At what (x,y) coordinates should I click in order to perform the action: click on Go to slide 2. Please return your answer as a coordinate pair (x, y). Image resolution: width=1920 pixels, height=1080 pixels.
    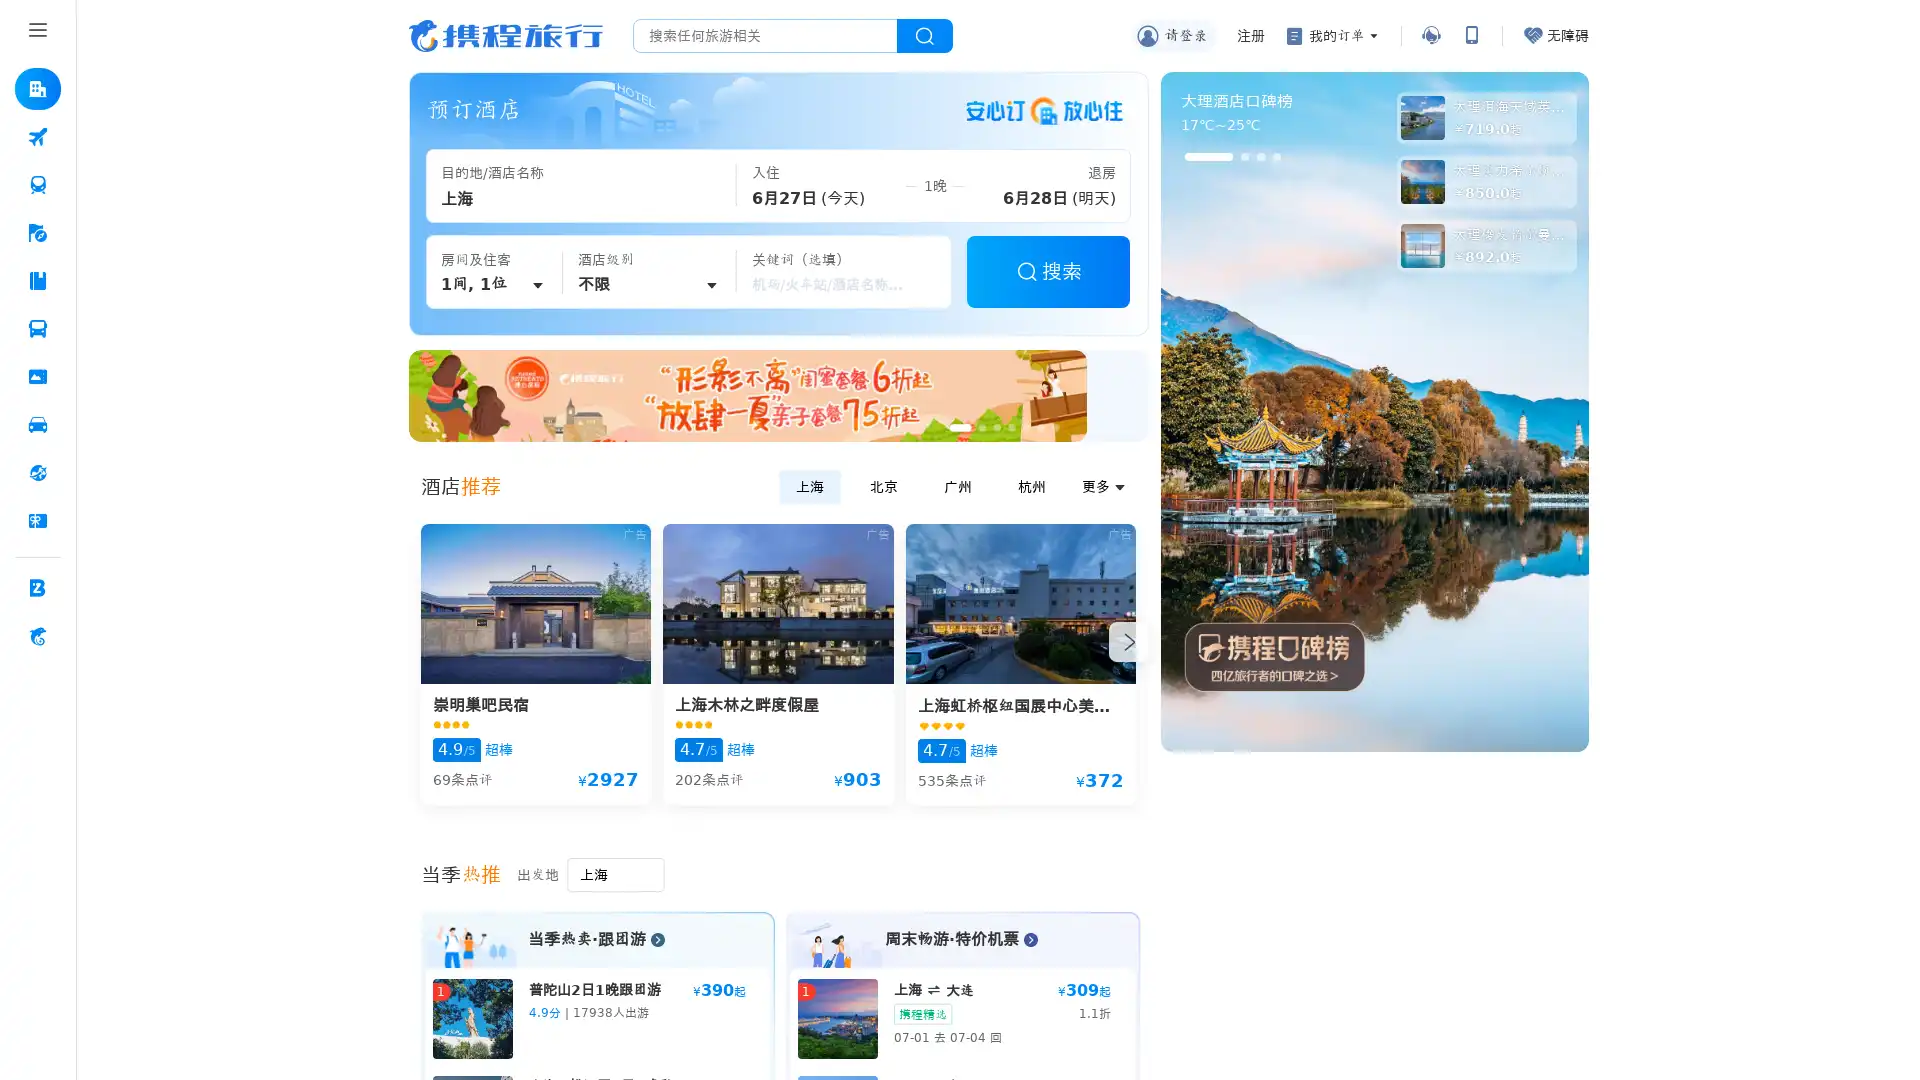
    Looking at the image, I should click on (1033, 434).